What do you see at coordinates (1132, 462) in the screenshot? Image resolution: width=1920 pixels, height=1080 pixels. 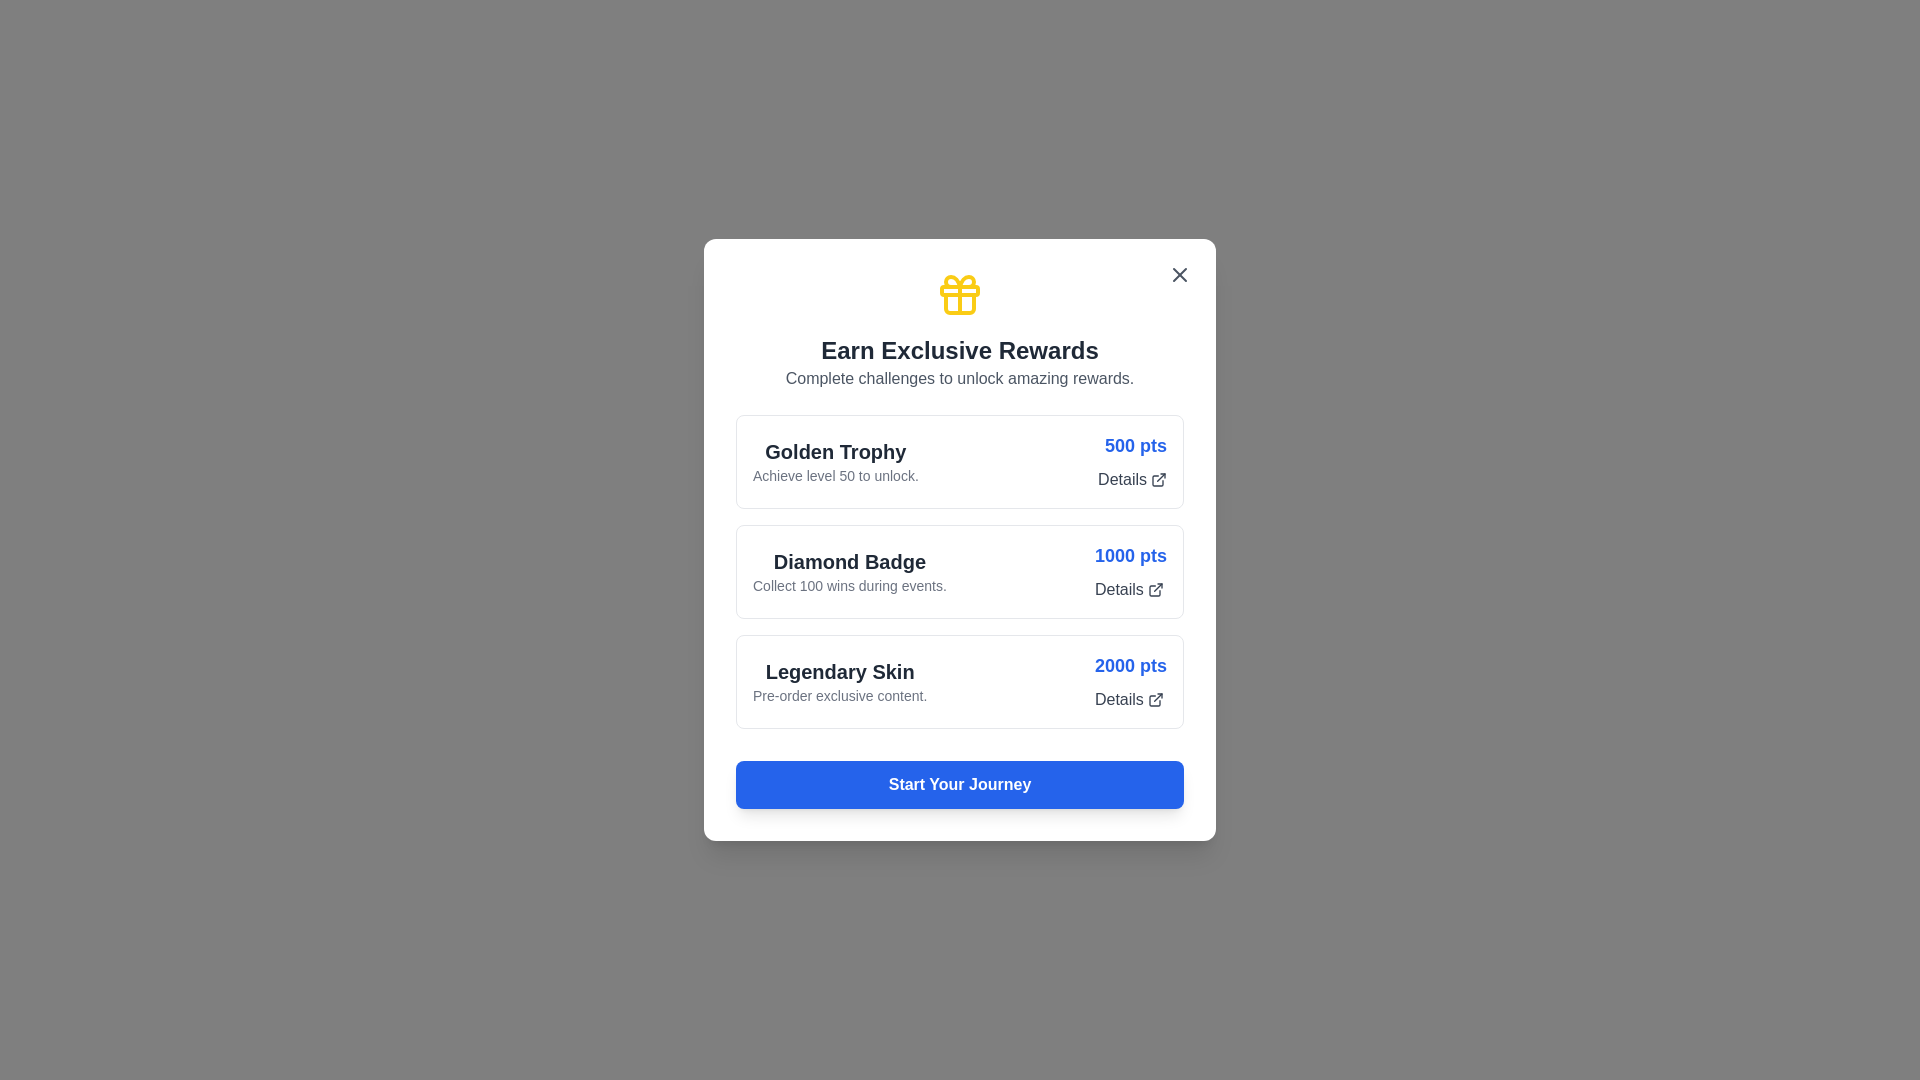 I see `reward points displayed in the Text and Icon Group that shows '500 pts' in bold blue color within the 'Golden Trophy' card` at bounding box center [1132, 462].